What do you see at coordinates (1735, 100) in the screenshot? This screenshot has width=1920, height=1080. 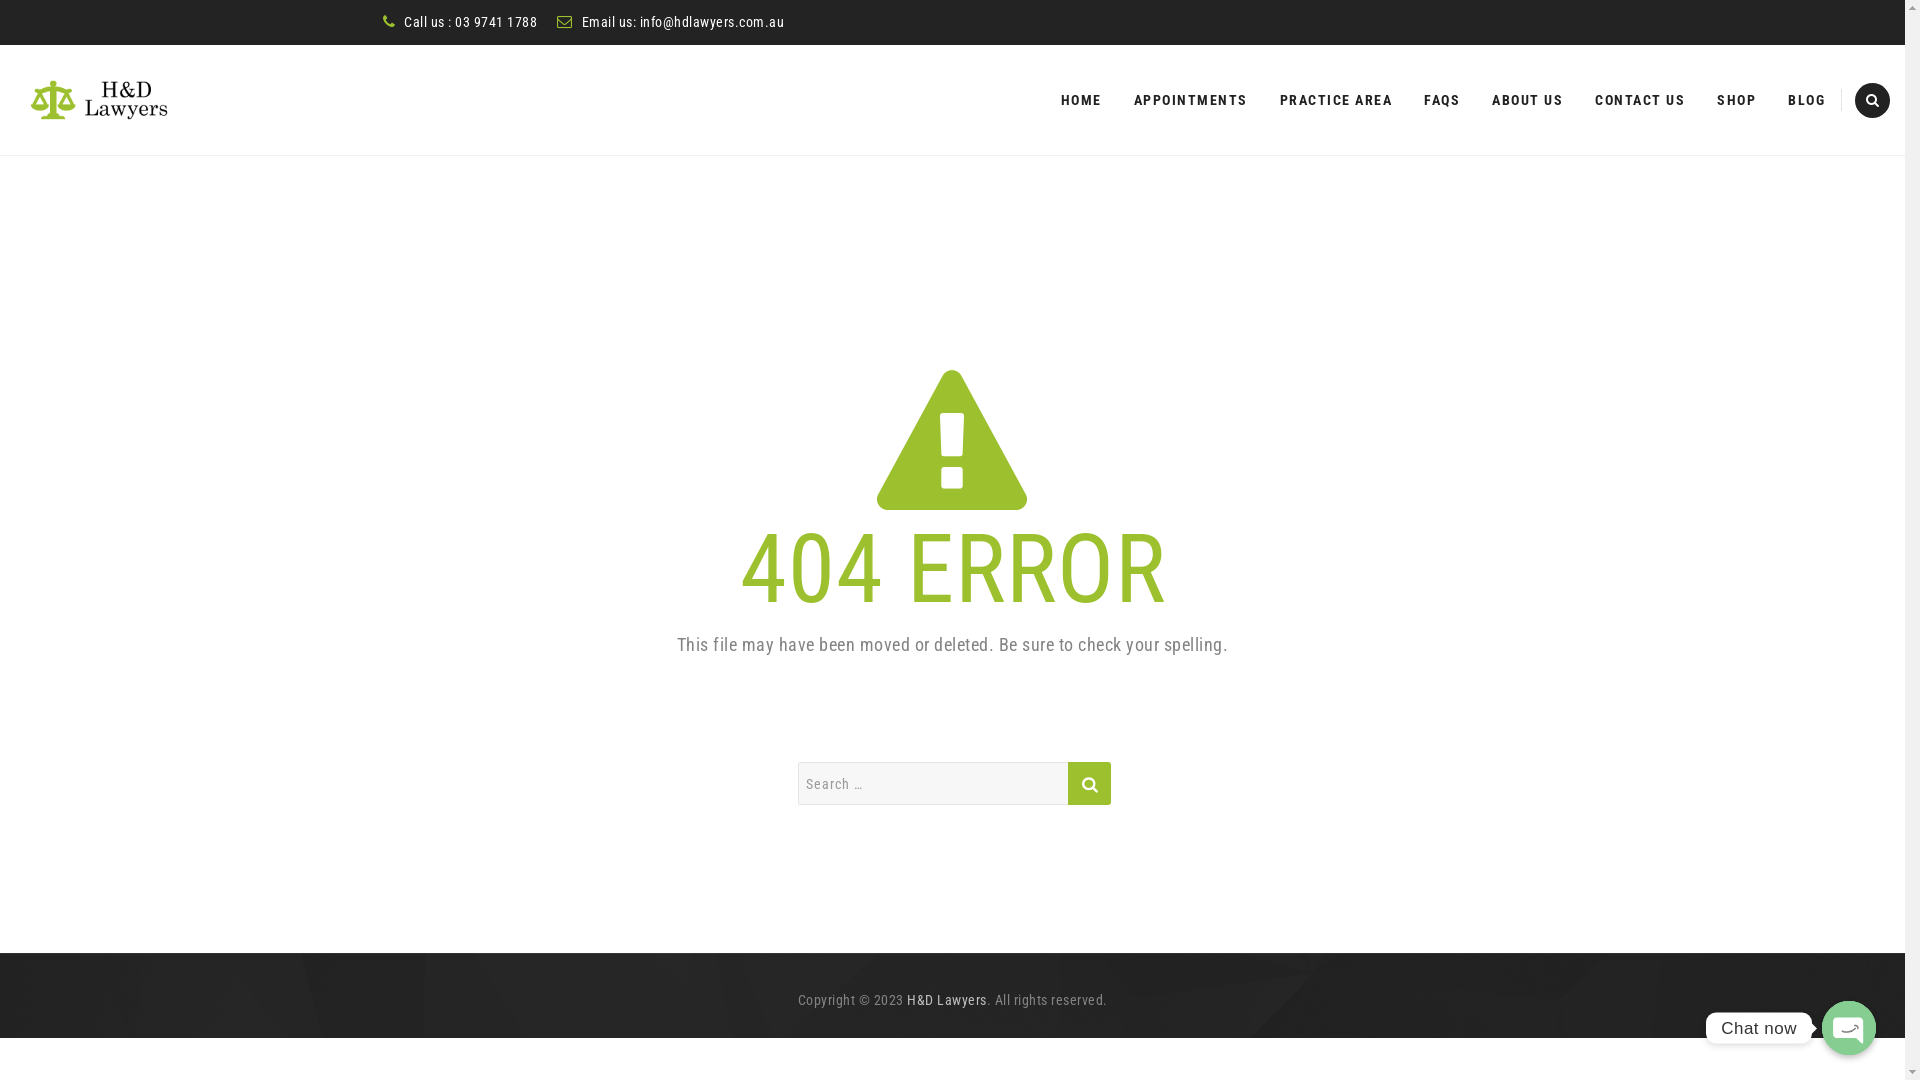 I see `'SHOP'` at bounding box center [1735, 100].